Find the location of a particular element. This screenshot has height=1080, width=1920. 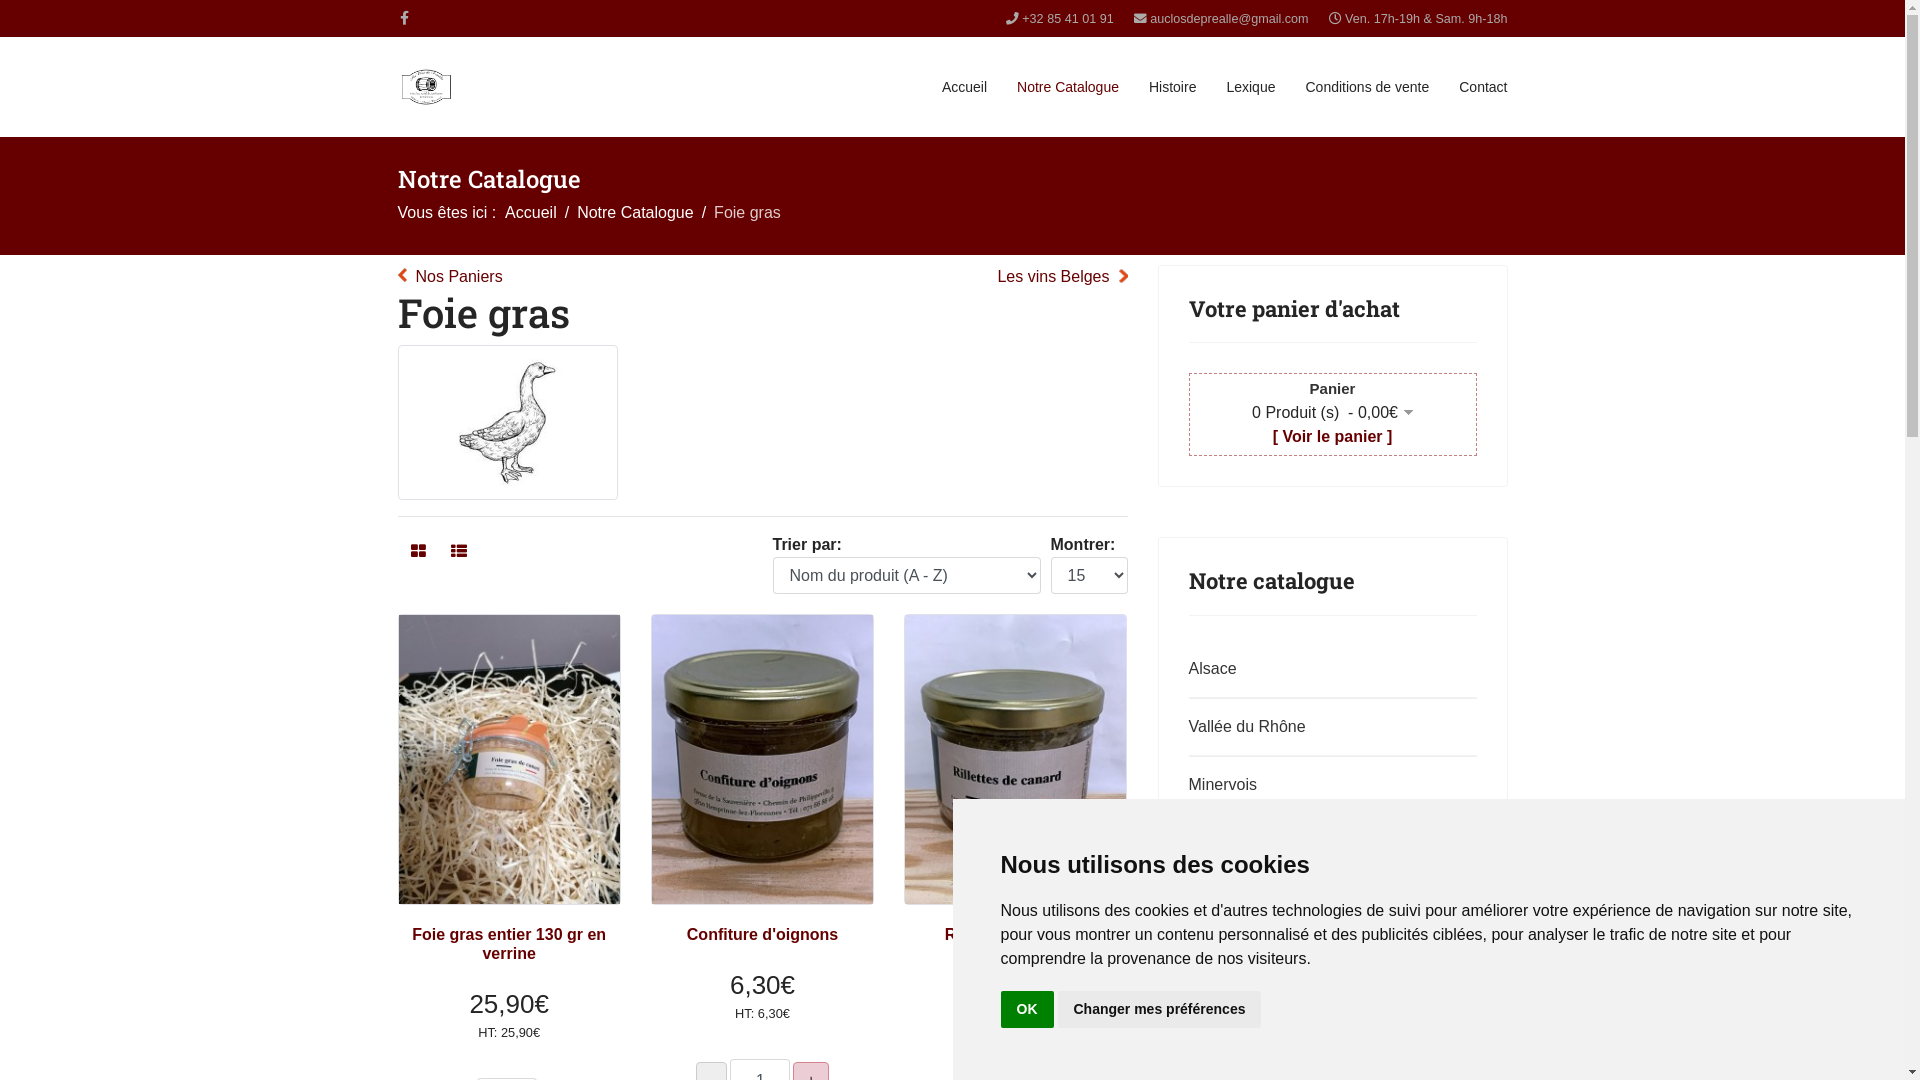

'Accueil' is located at coordinates (531, 212).